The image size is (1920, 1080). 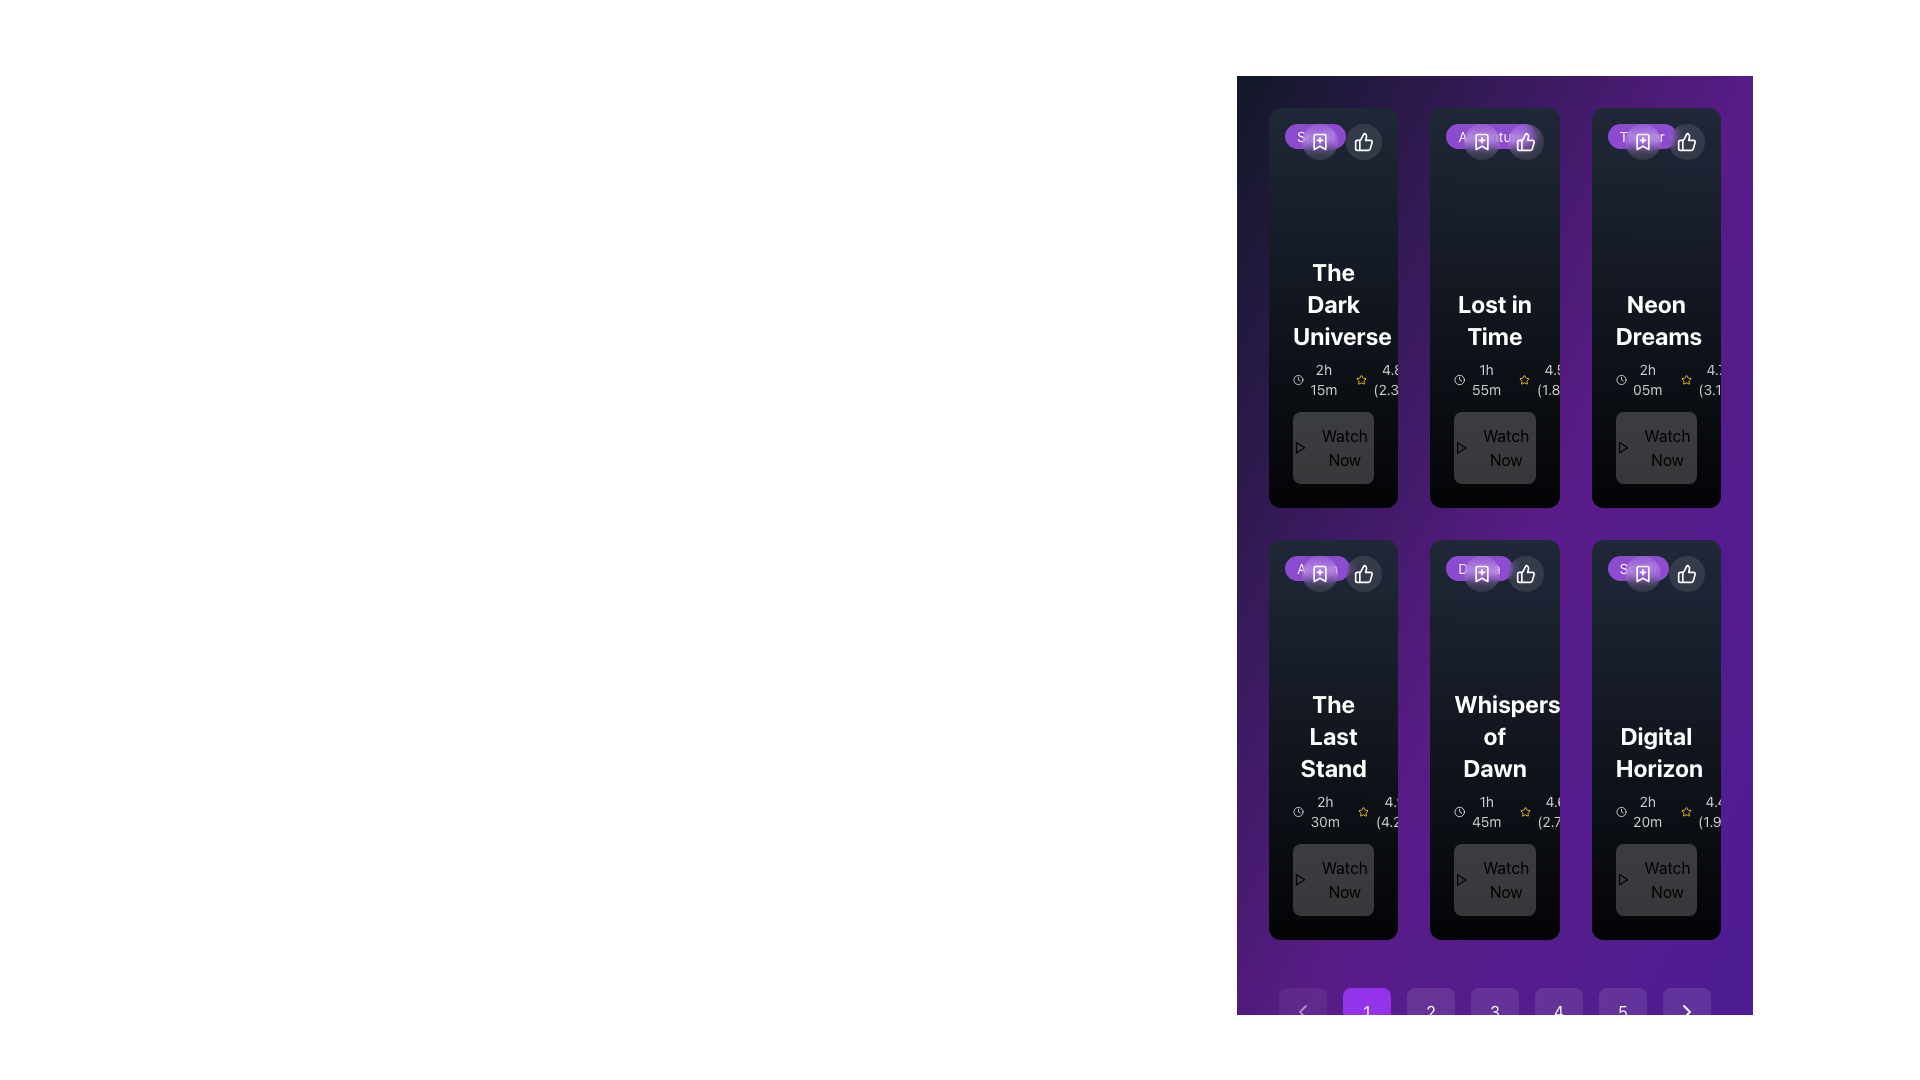 I want to click on the call-to-action button at the bottom center of the 'Whispers of Dawn' card, so click(x=1494, y=878).